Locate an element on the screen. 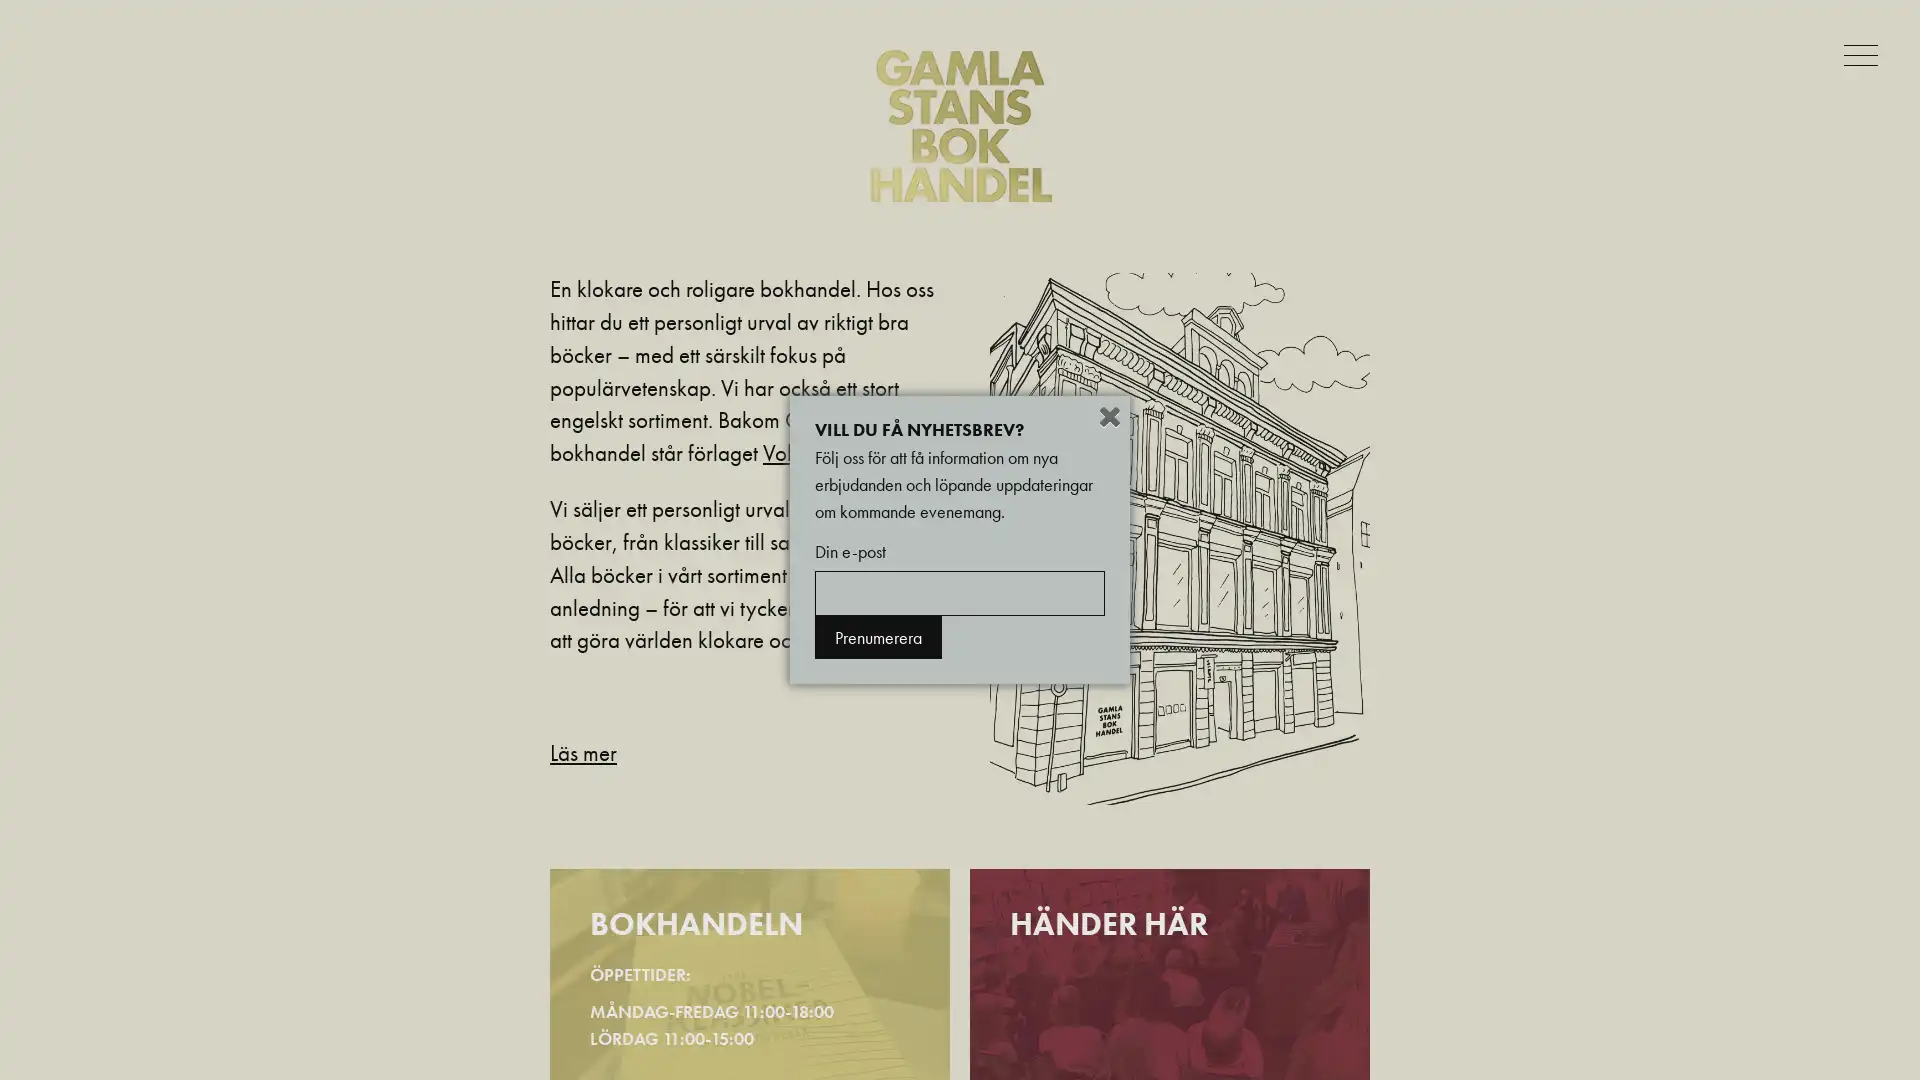 The width and height of the screenshot is (1920, 1080). Prenumerera is located at coordinates (878, 637).